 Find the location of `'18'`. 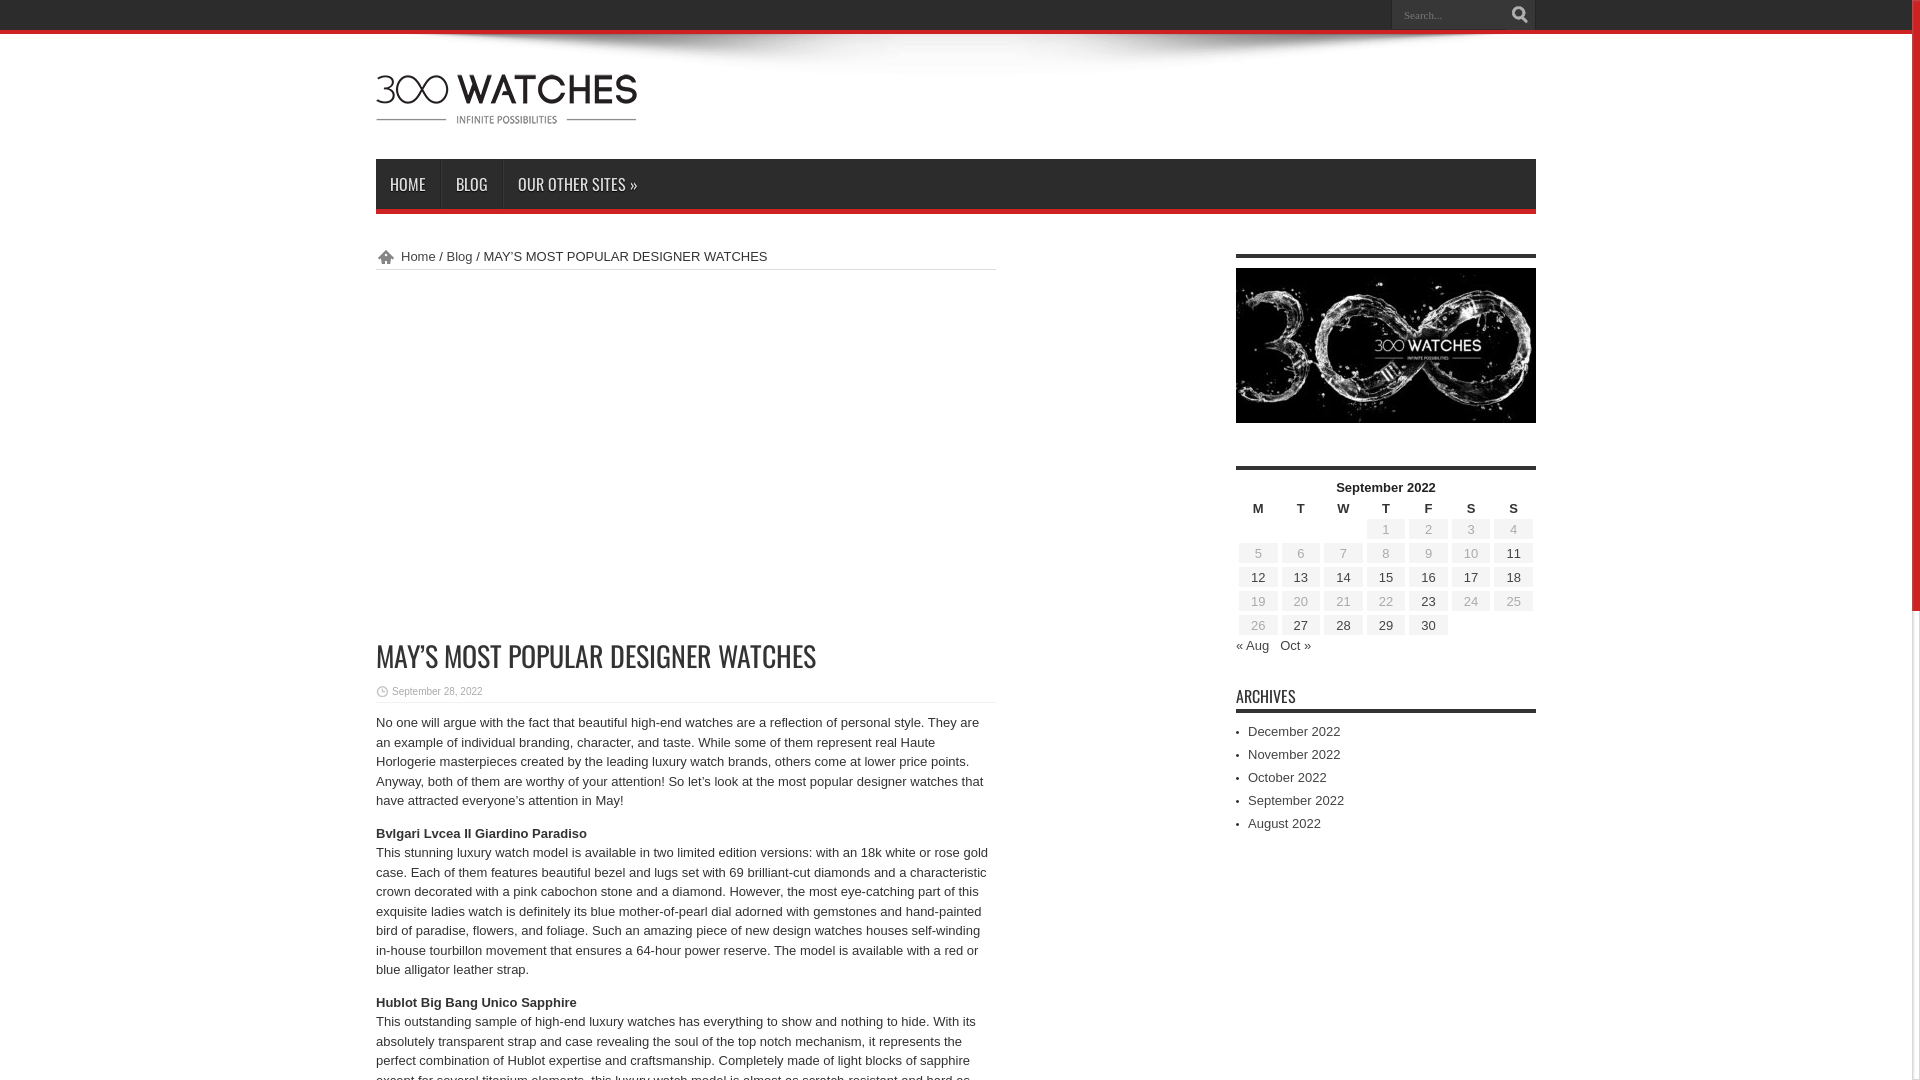

'18' is located at coordinates (1512, 577).